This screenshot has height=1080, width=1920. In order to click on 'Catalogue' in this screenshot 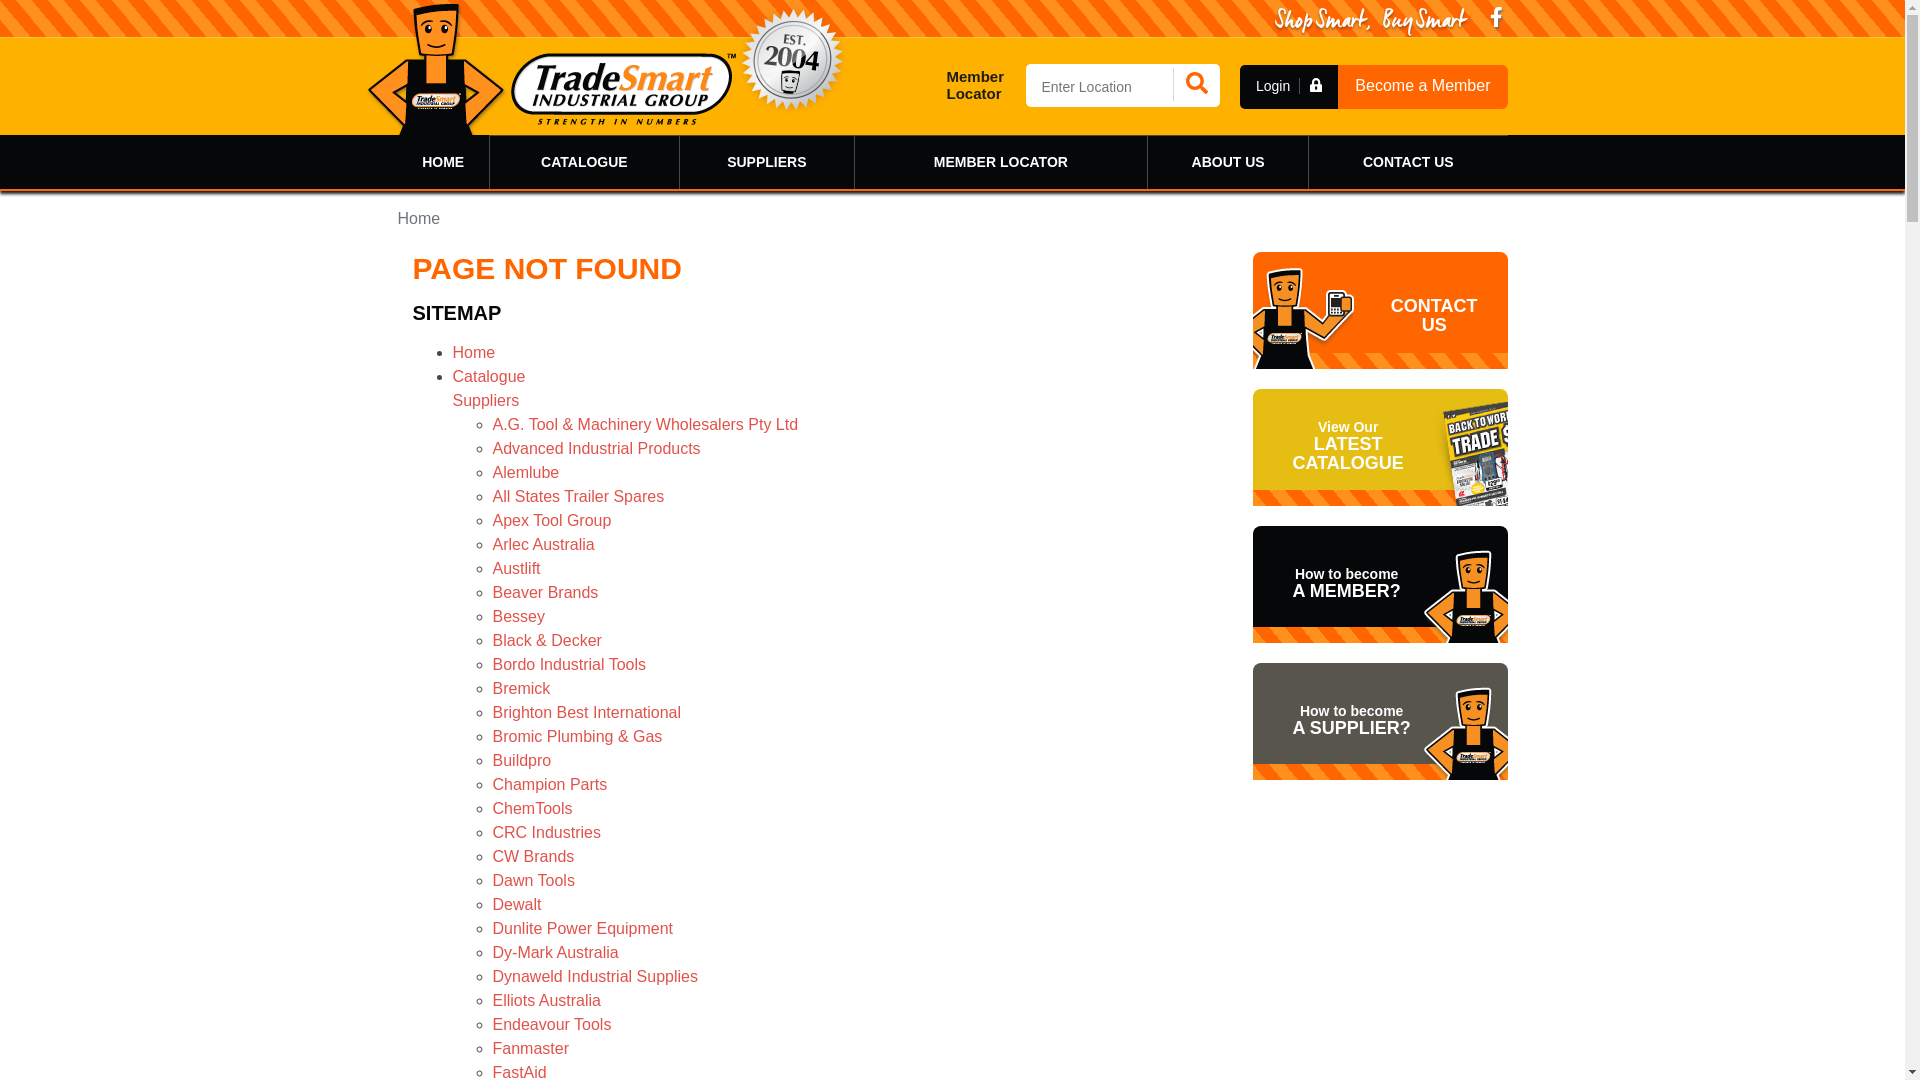, I will do `click(450, 376)`.